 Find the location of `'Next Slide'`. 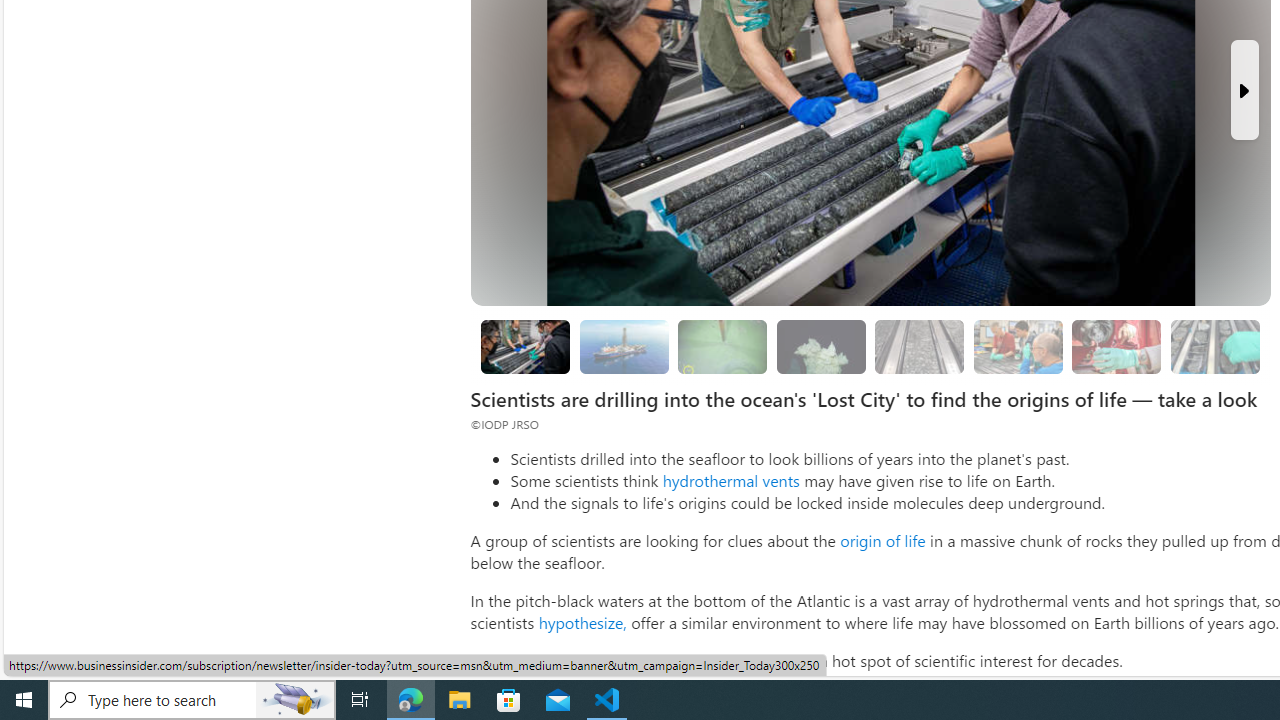

'Next Slide' is located at coordinates (1243, 90).